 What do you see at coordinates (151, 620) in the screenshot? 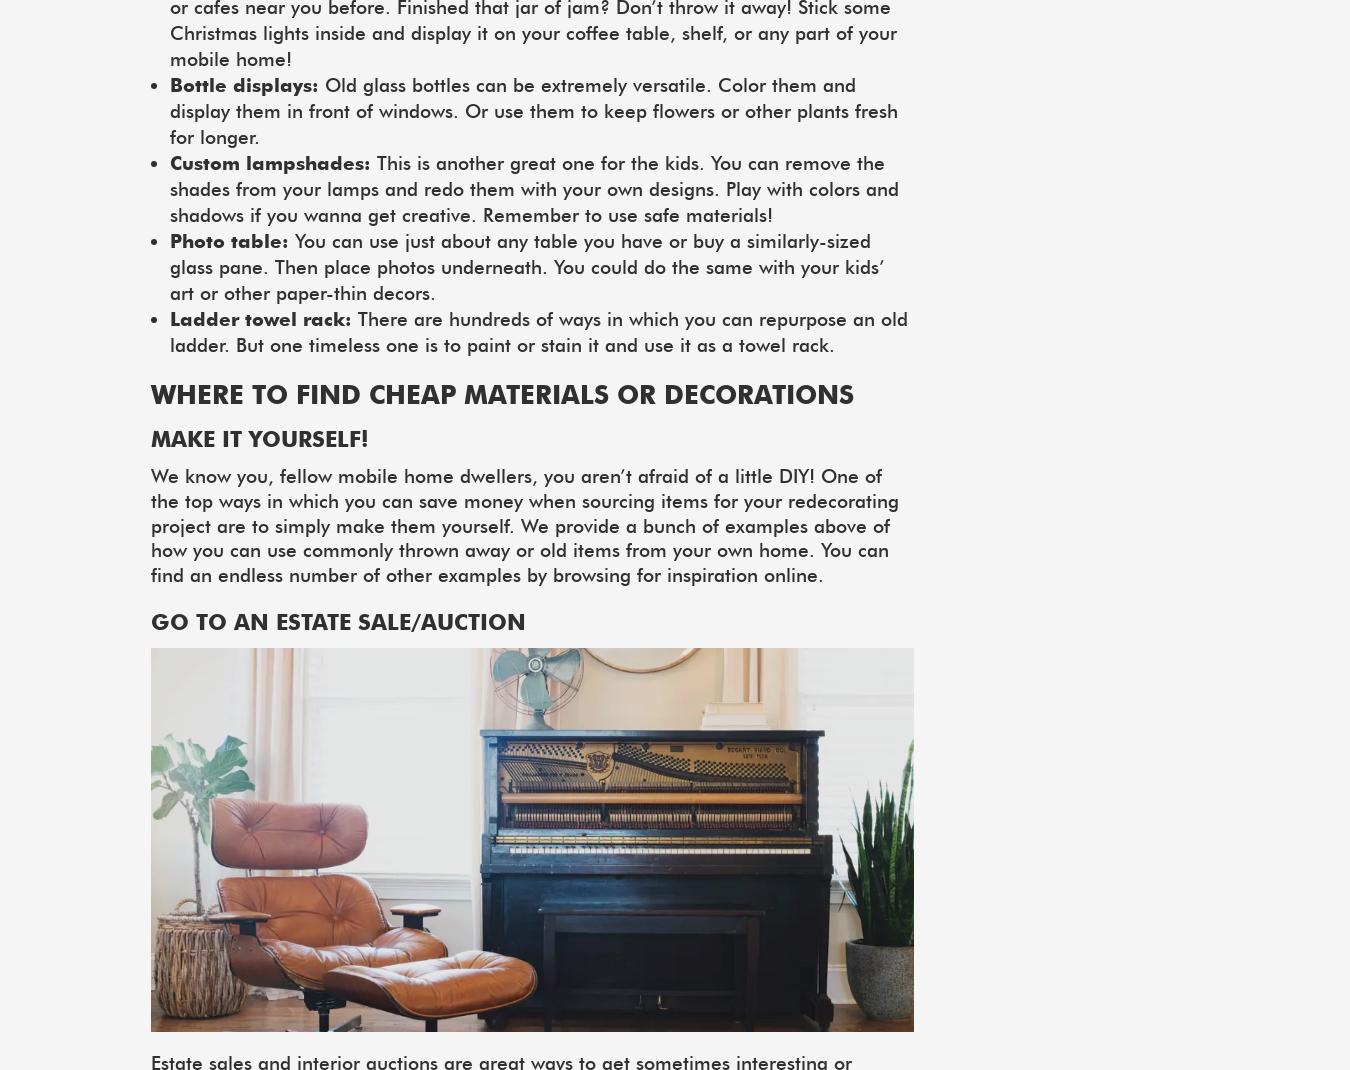
I see `'Go to an estate sale/auction'` at bounding box center [151, 620].